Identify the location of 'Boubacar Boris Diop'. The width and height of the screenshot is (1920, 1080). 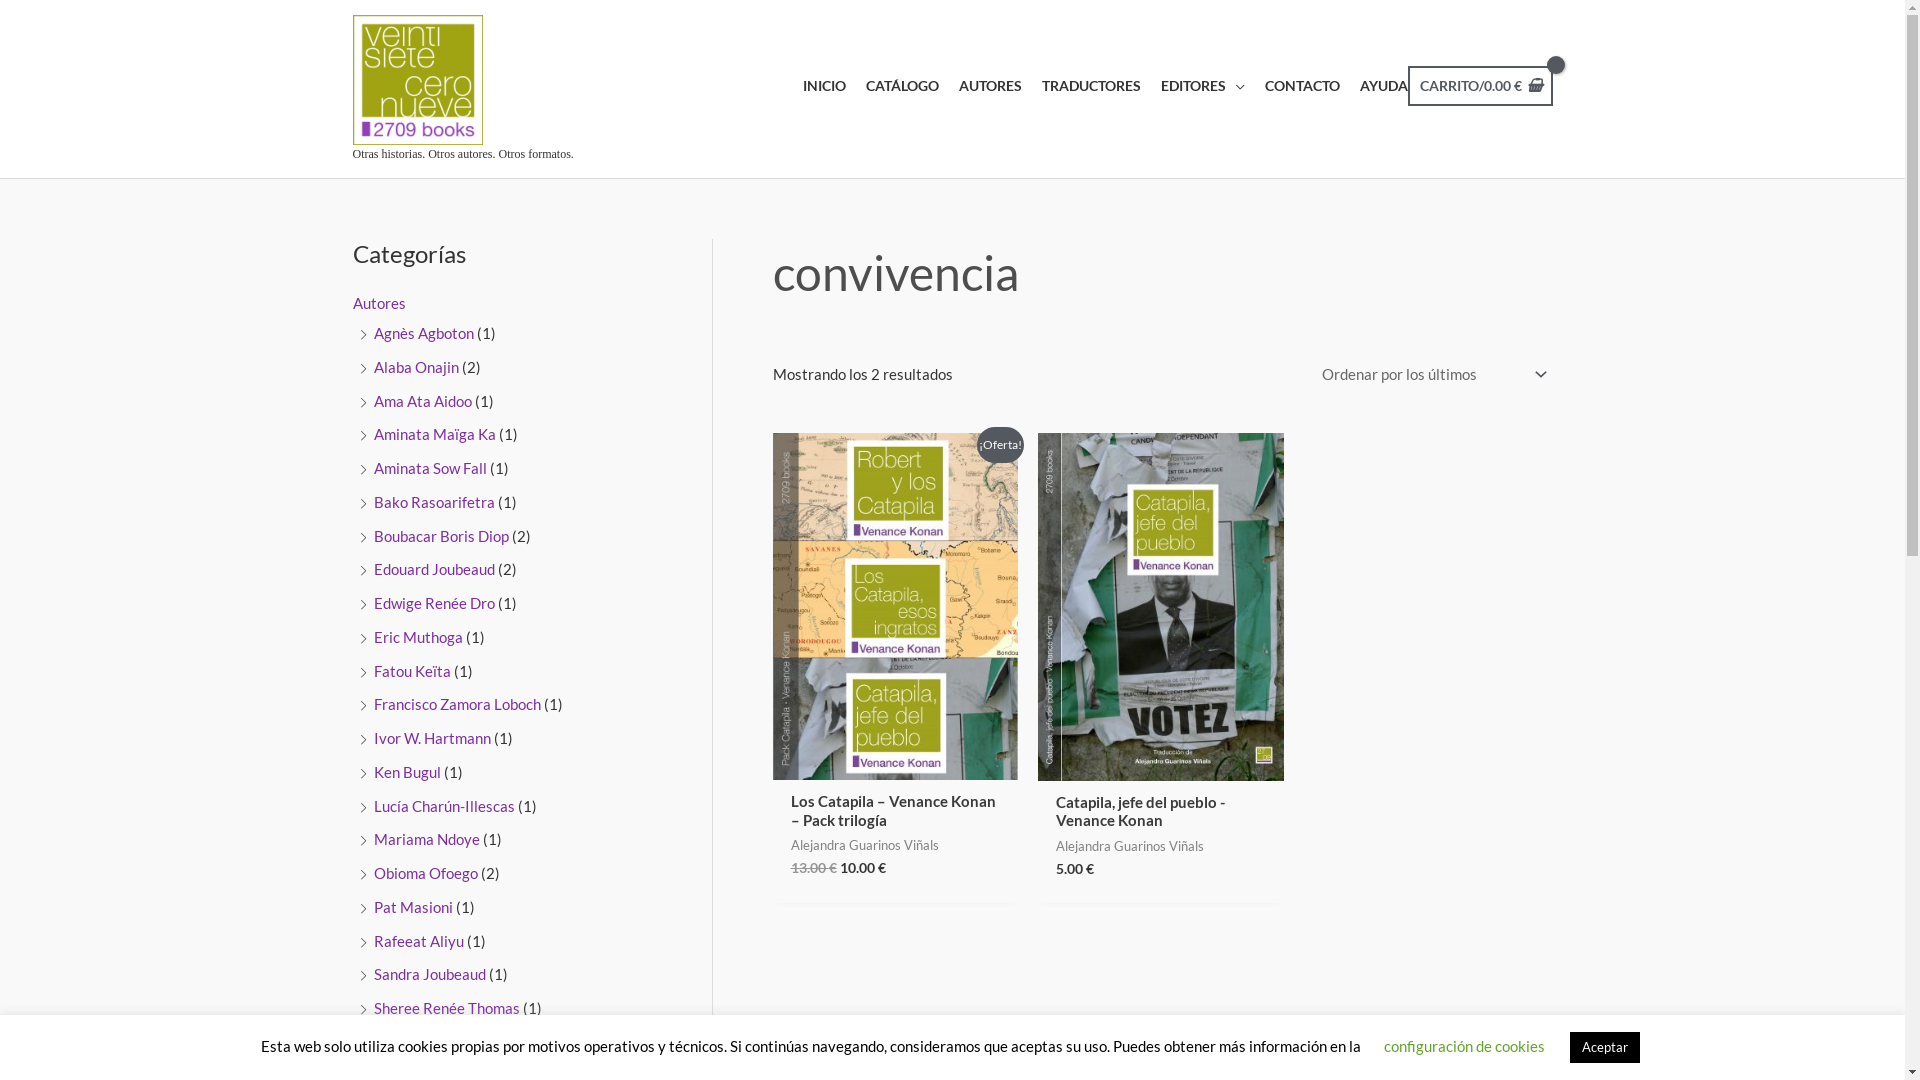
(440, 535).